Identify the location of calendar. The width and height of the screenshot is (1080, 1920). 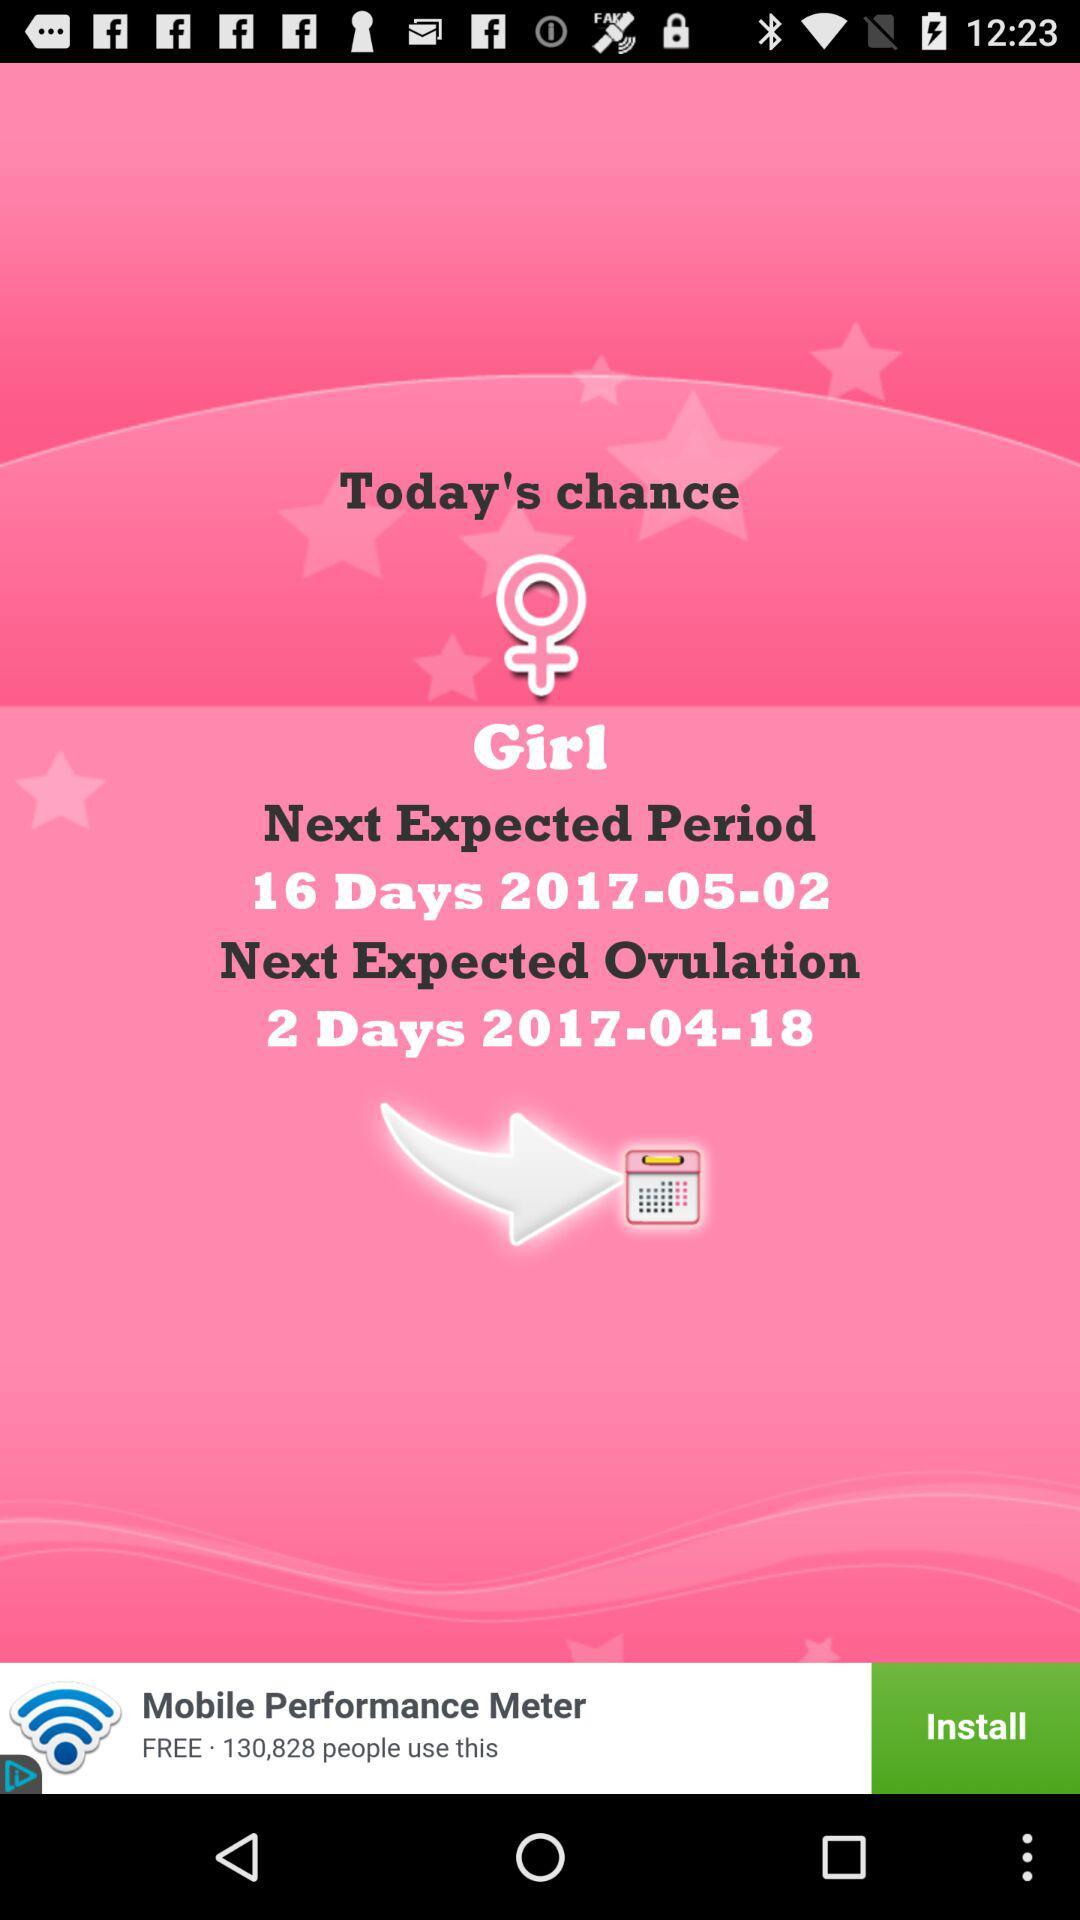
(540, 1172).